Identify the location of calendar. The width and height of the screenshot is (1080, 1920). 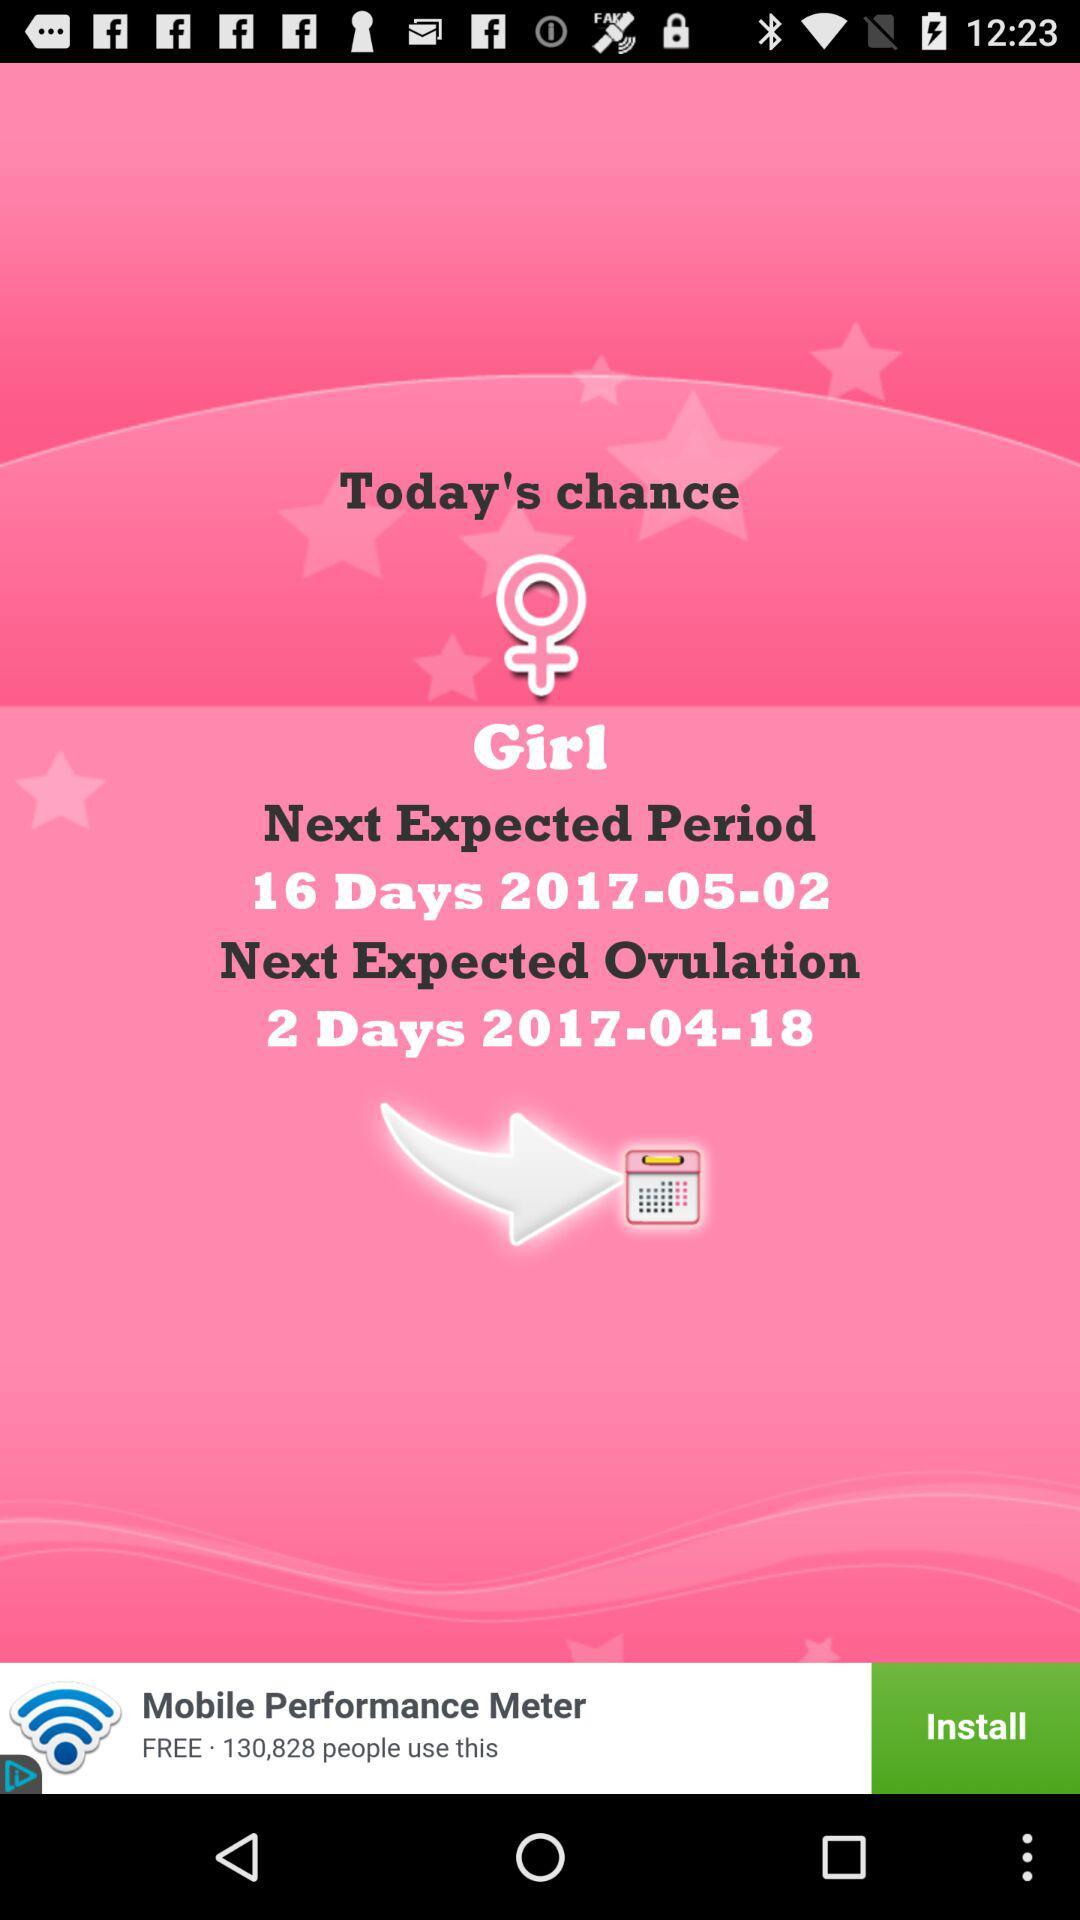
(540, 1172).